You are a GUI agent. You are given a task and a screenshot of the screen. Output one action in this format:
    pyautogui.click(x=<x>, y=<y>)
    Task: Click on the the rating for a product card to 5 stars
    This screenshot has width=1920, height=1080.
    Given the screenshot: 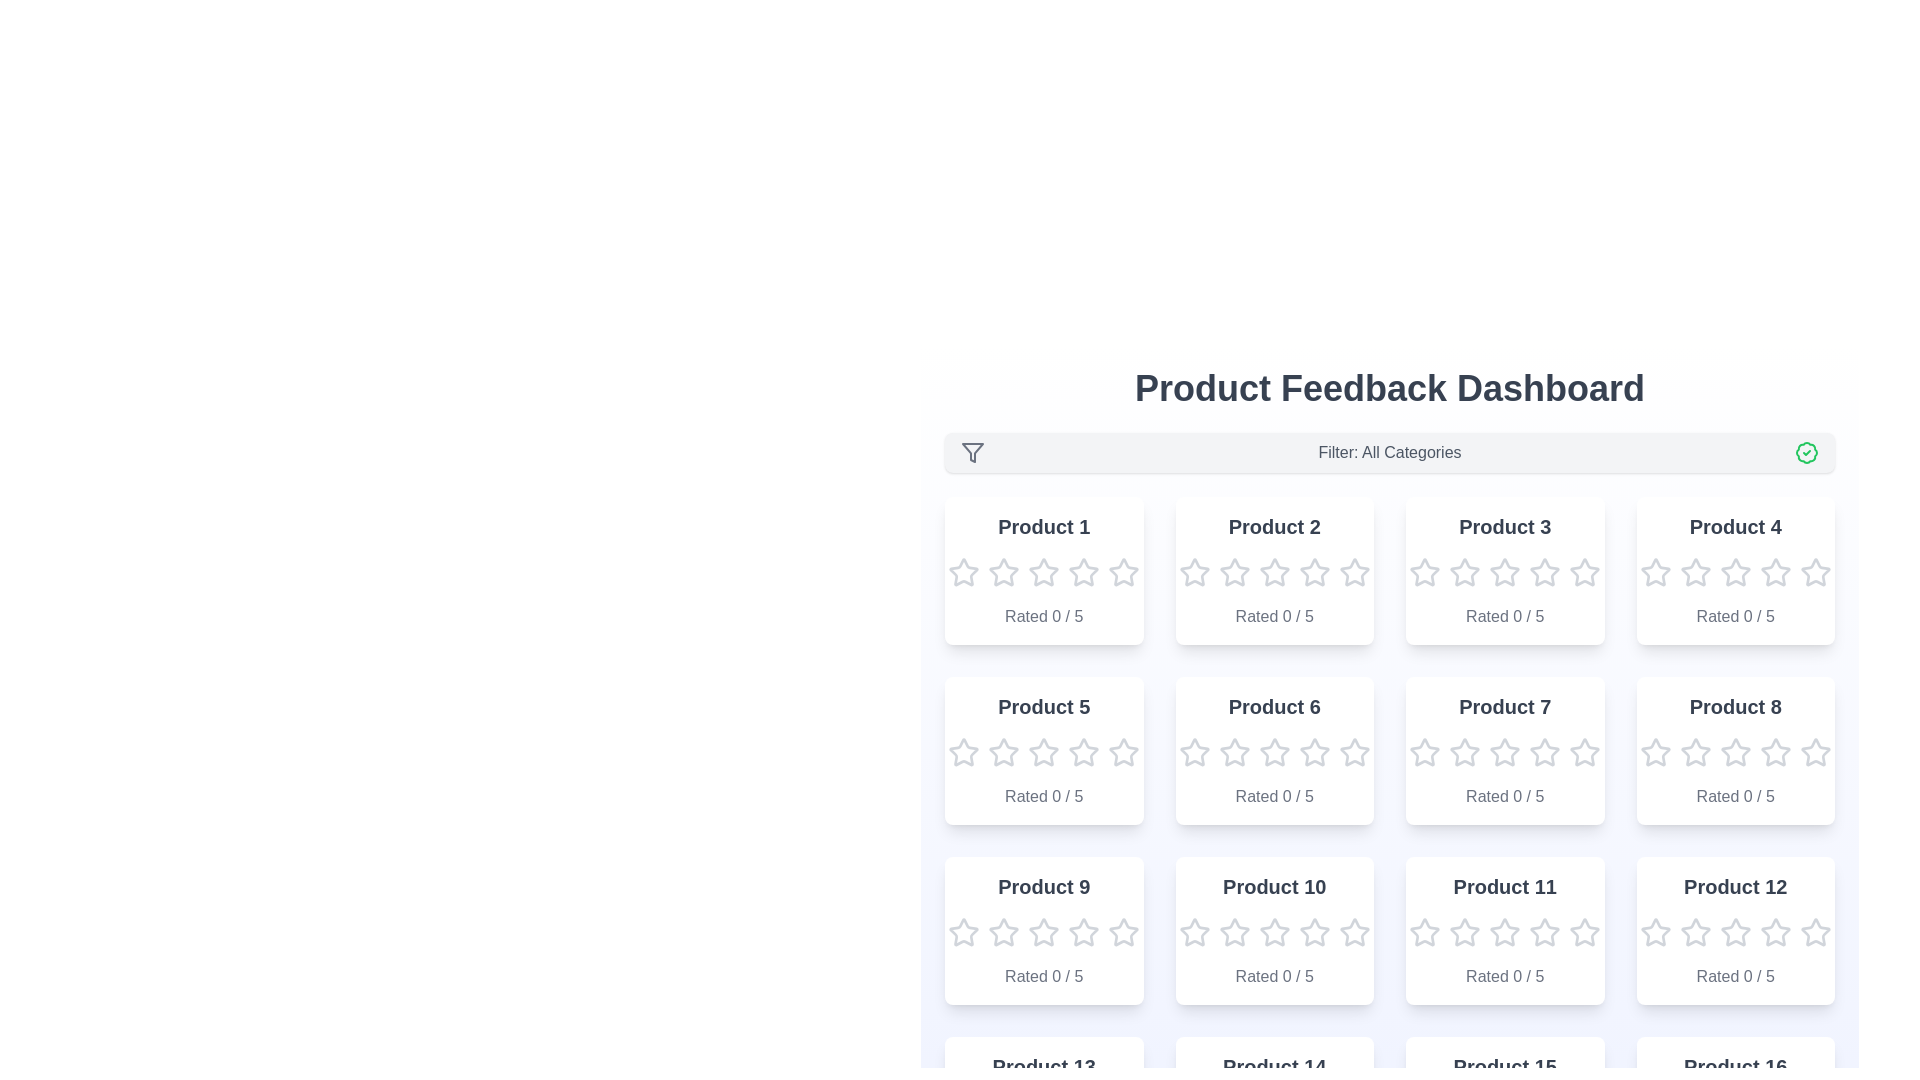 What is the action you would take?
    pyautogui.click(x=1123, y=573)
    